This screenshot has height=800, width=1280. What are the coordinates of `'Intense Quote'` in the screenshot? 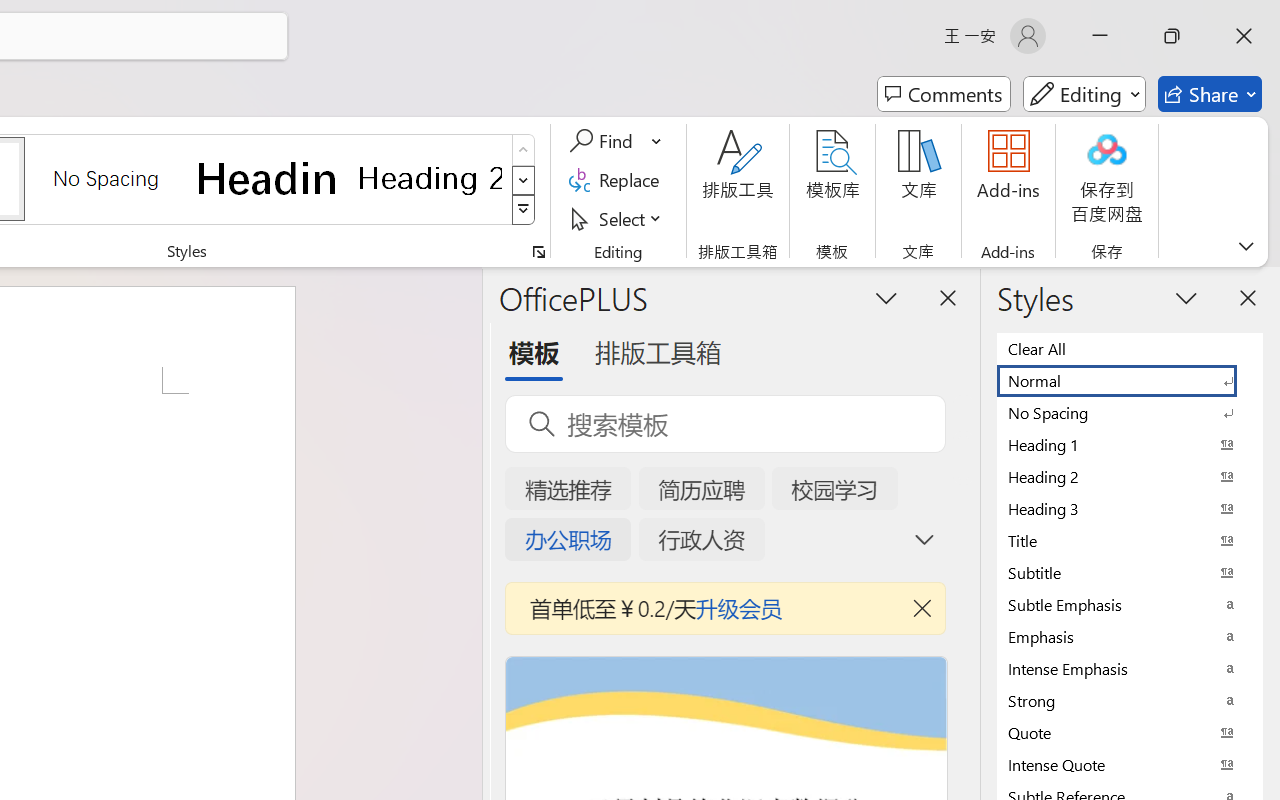 It's located at (1130, 764).